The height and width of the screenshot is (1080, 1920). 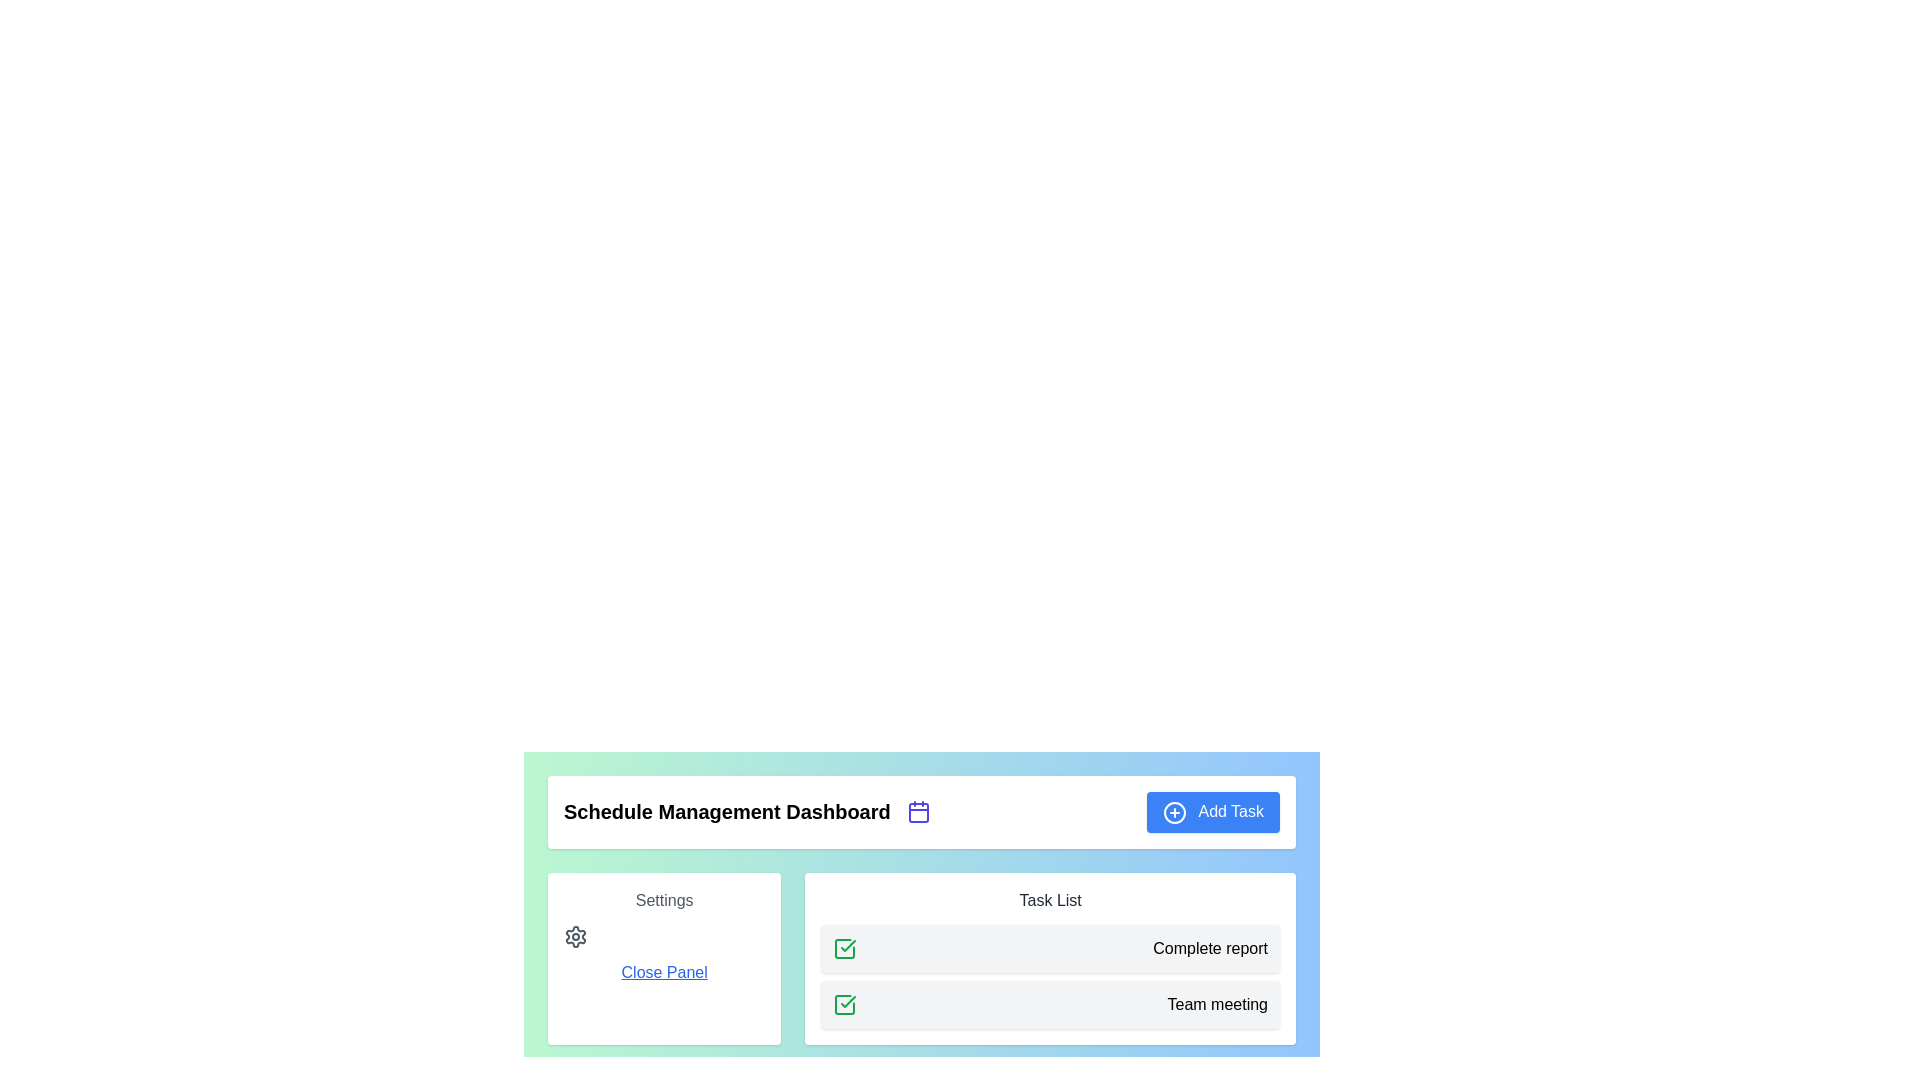 I want to click on the static text element displaying 'Schedule Management Dashboard', which is centrally located in the header section of the interface, so click(x=726, y=812).